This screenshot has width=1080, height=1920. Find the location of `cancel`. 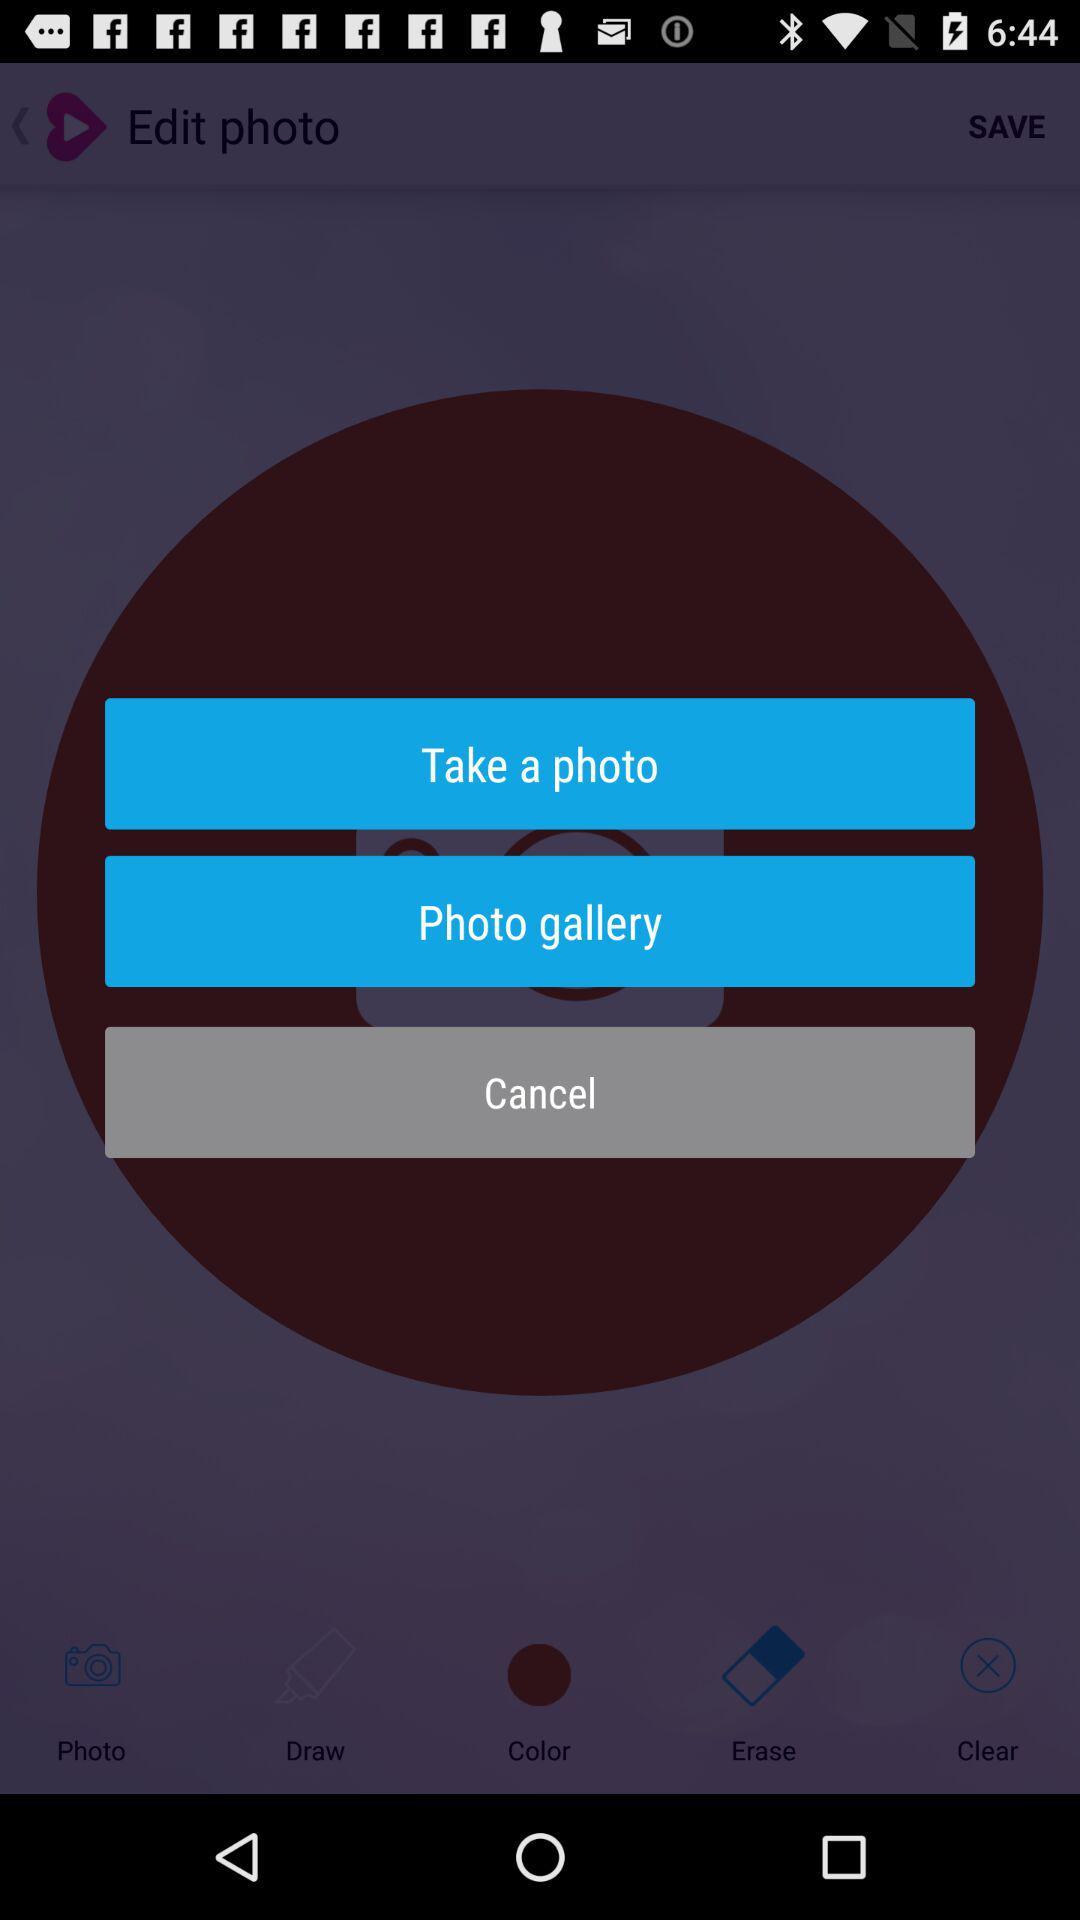

cancel is located at coordinates (540, 1091).